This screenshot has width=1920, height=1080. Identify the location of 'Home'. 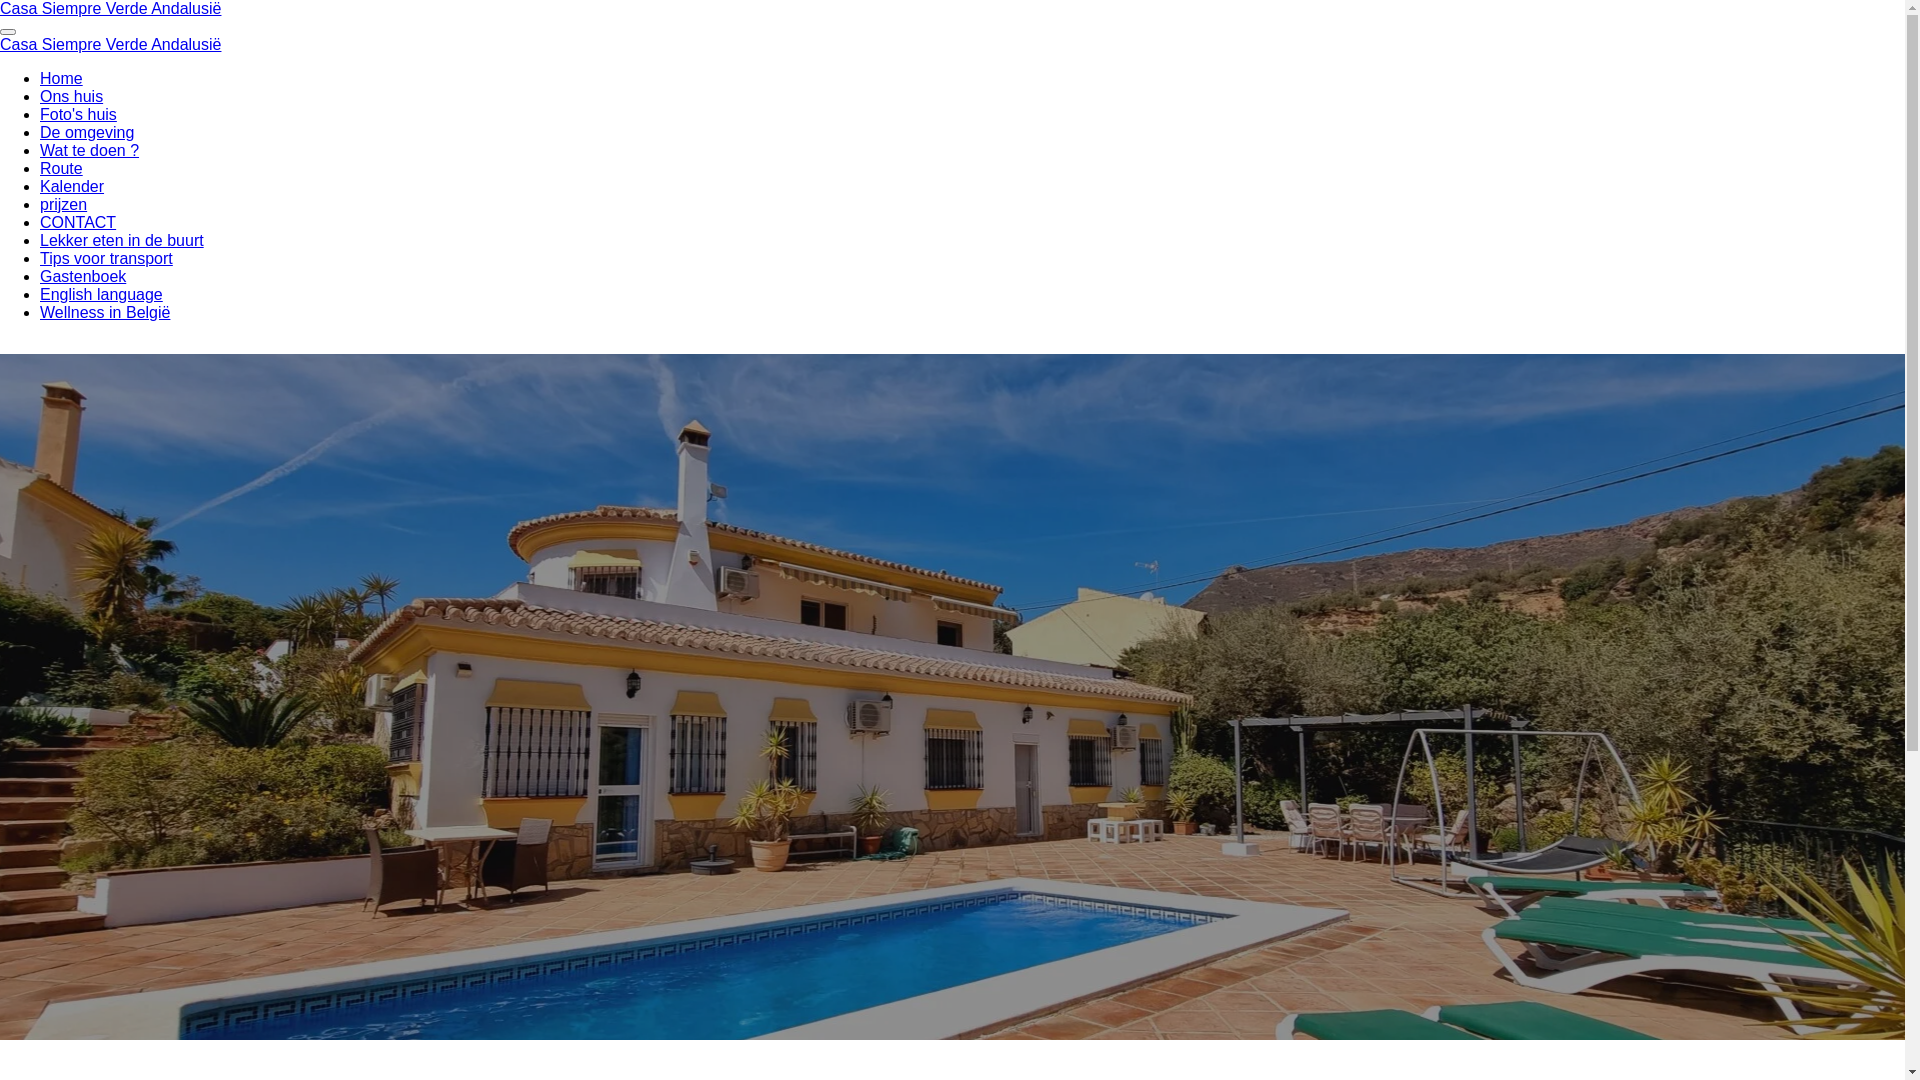
(61, 77).